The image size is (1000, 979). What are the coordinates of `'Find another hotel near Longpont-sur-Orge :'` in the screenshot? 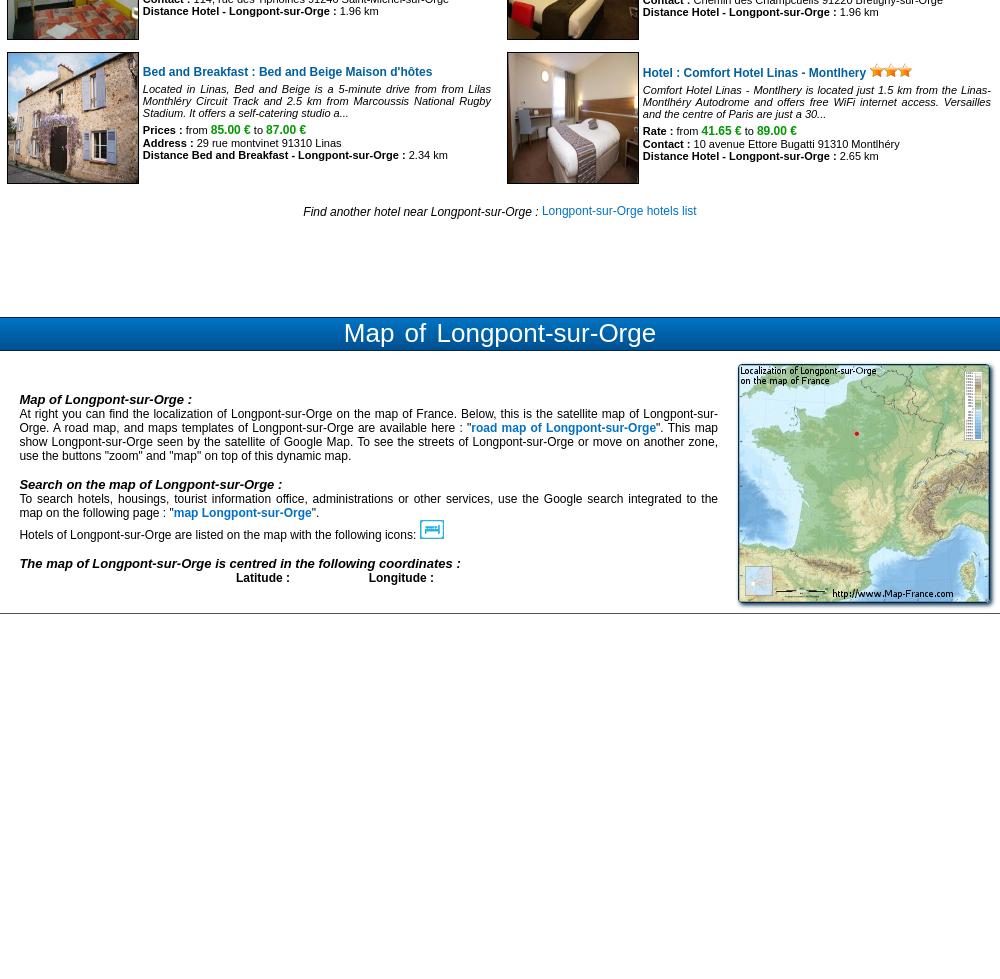 It's located at (420, 210).